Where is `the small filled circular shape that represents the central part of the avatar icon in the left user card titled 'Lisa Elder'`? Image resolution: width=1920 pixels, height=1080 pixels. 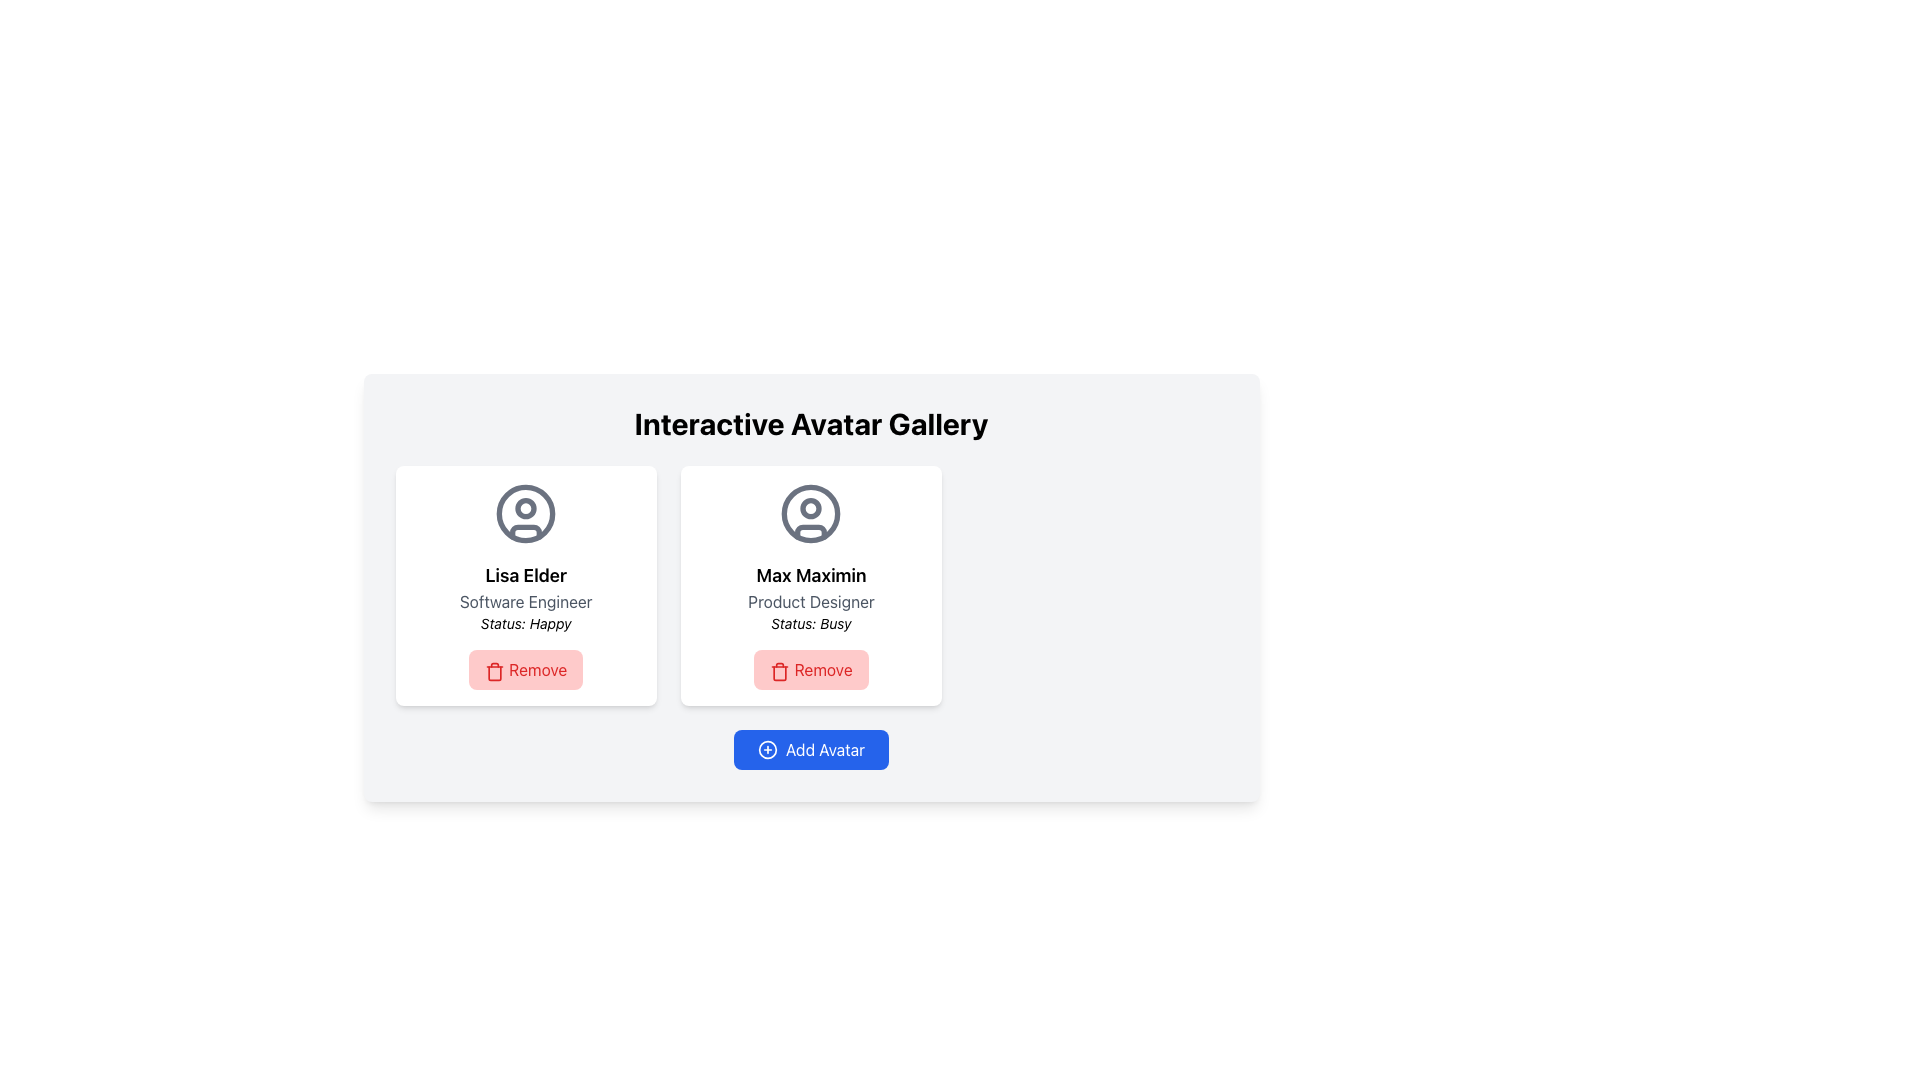 the small filled circular shape that represents the central part of the avatar icon in the left user card titled 'Lisa Elder' is located at coordinates (526, 507).